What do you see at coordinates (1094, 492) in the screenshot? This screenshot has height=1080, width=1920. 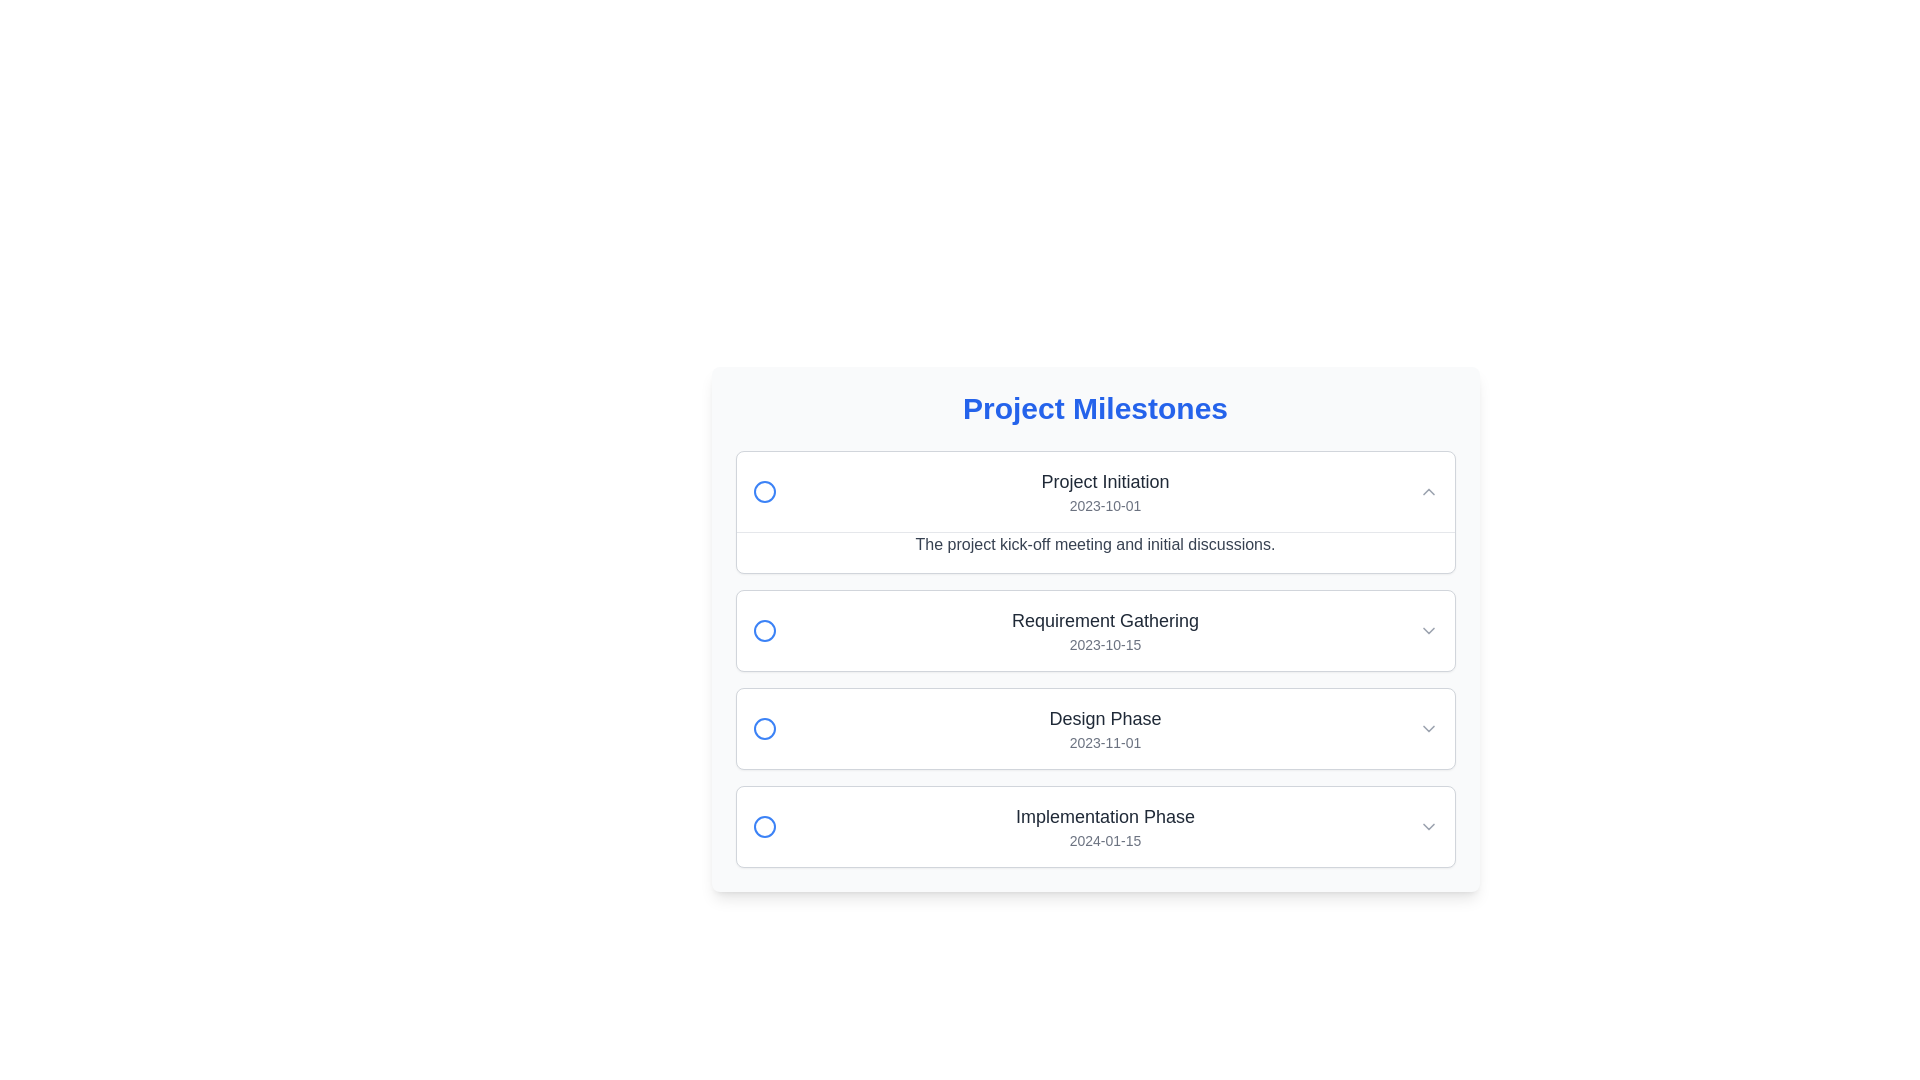 I see `the collapsible list header for 'Project Initiation'` at bounding box center [1094, 492].